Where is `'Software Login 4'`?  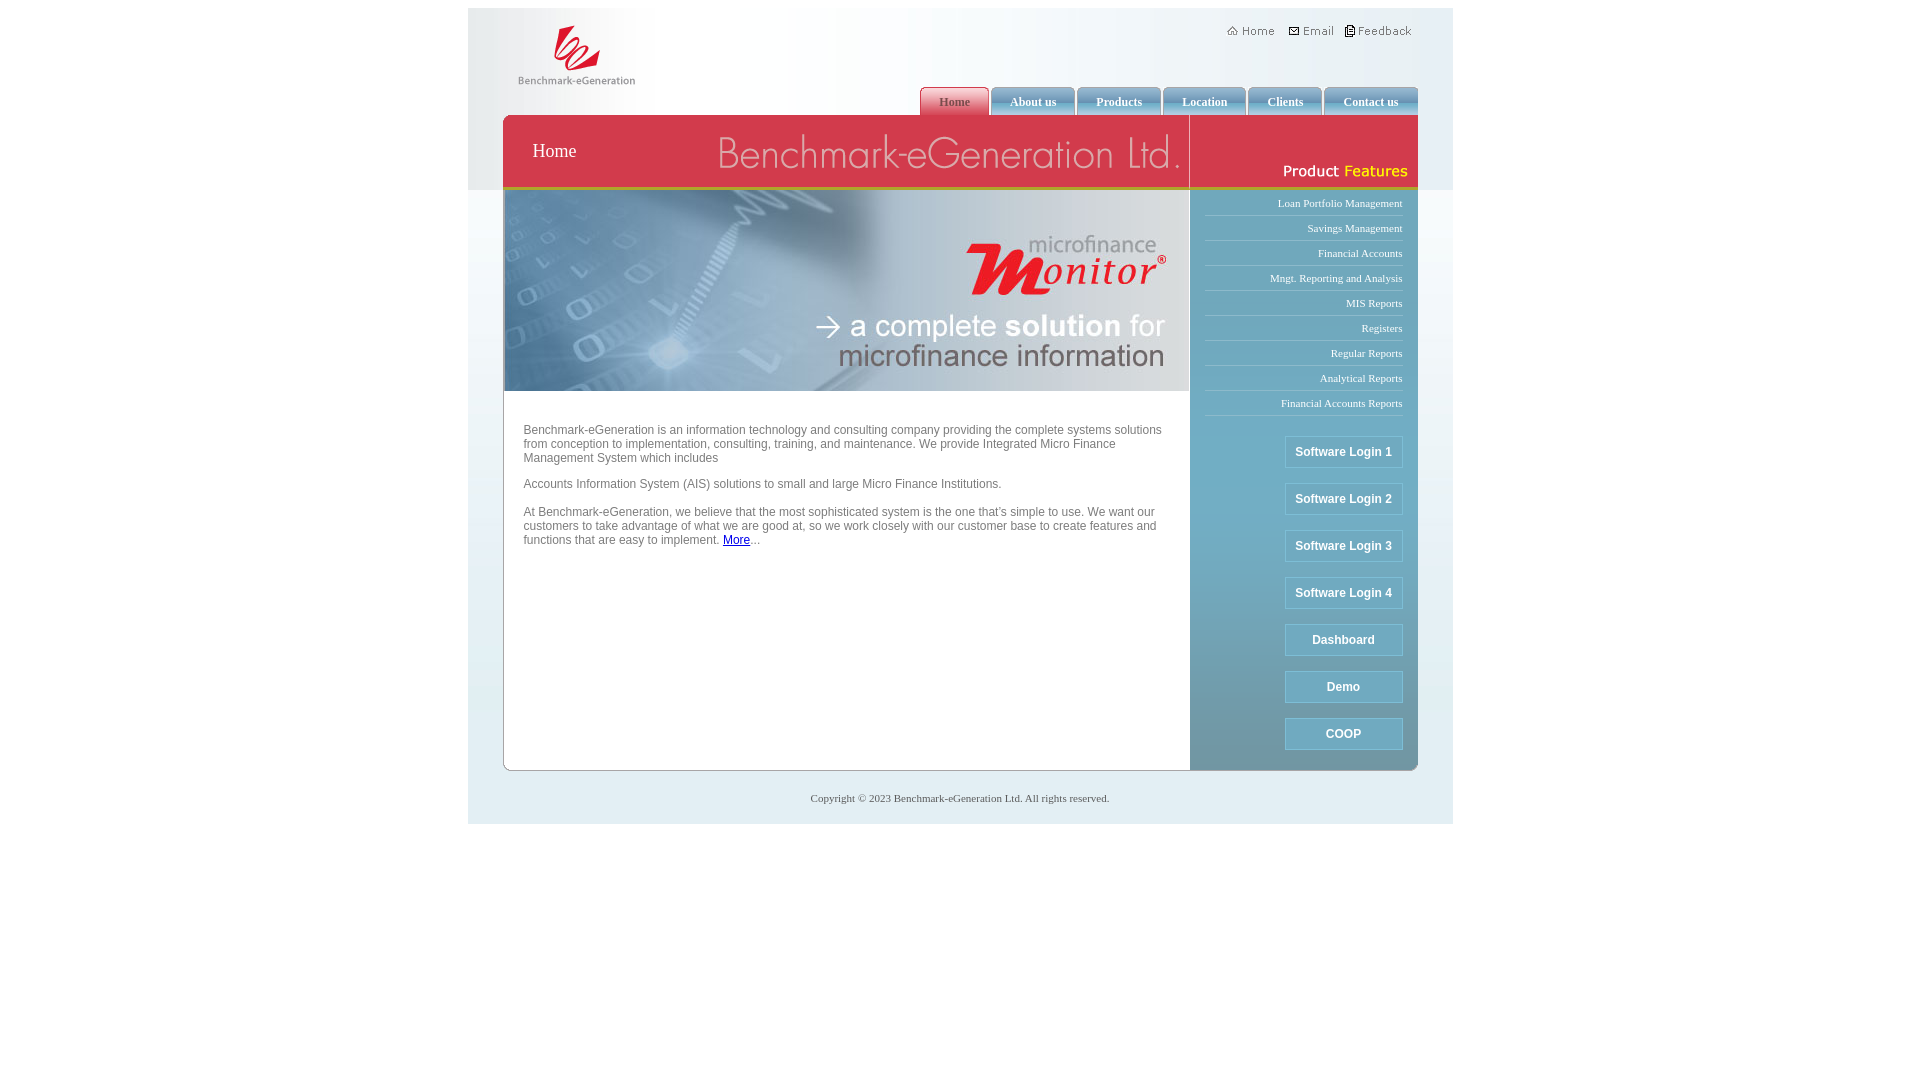 'Software Login 4' is located at coordinates (1343, 592).